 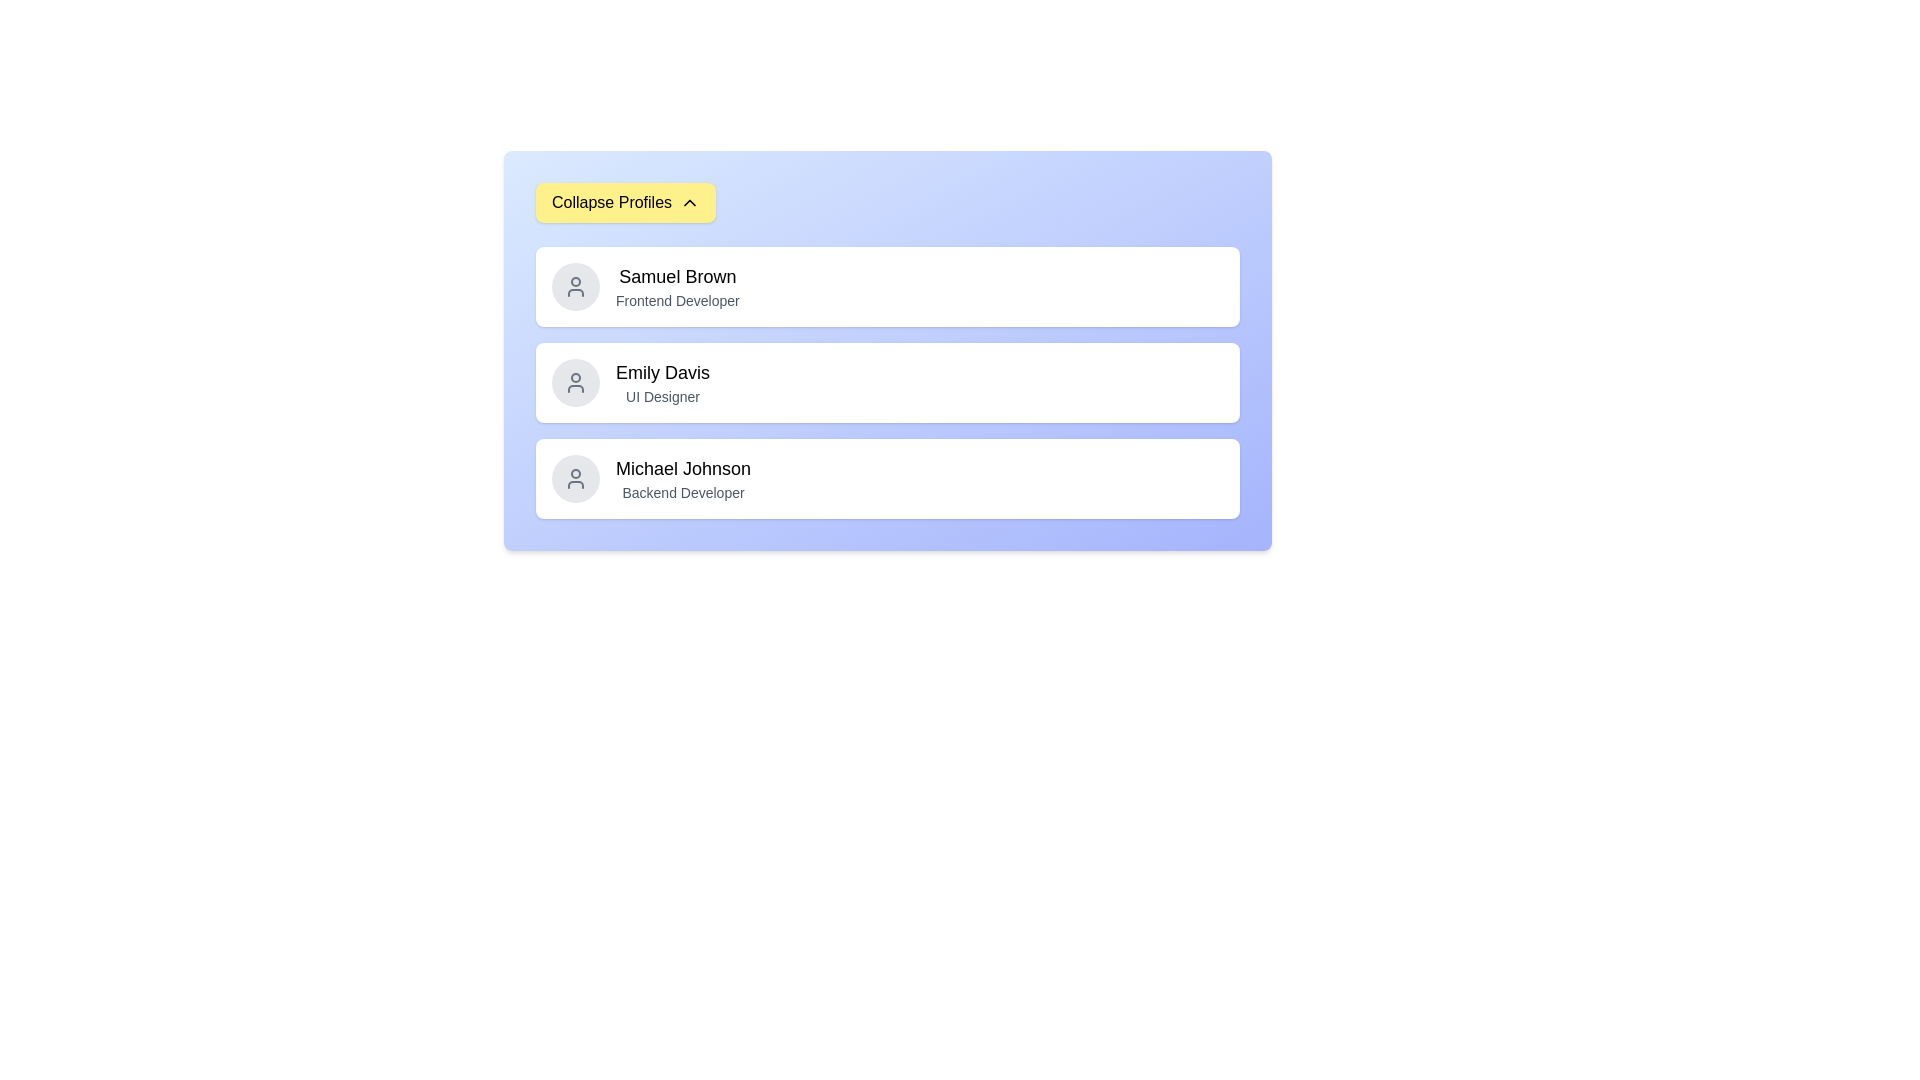 I want to click on the circular visual avatar placeholder for the user profile of 'Samuel Brown Frontend Developer', which has a gray background and a user icon in the center, so click(x=575, y=286).